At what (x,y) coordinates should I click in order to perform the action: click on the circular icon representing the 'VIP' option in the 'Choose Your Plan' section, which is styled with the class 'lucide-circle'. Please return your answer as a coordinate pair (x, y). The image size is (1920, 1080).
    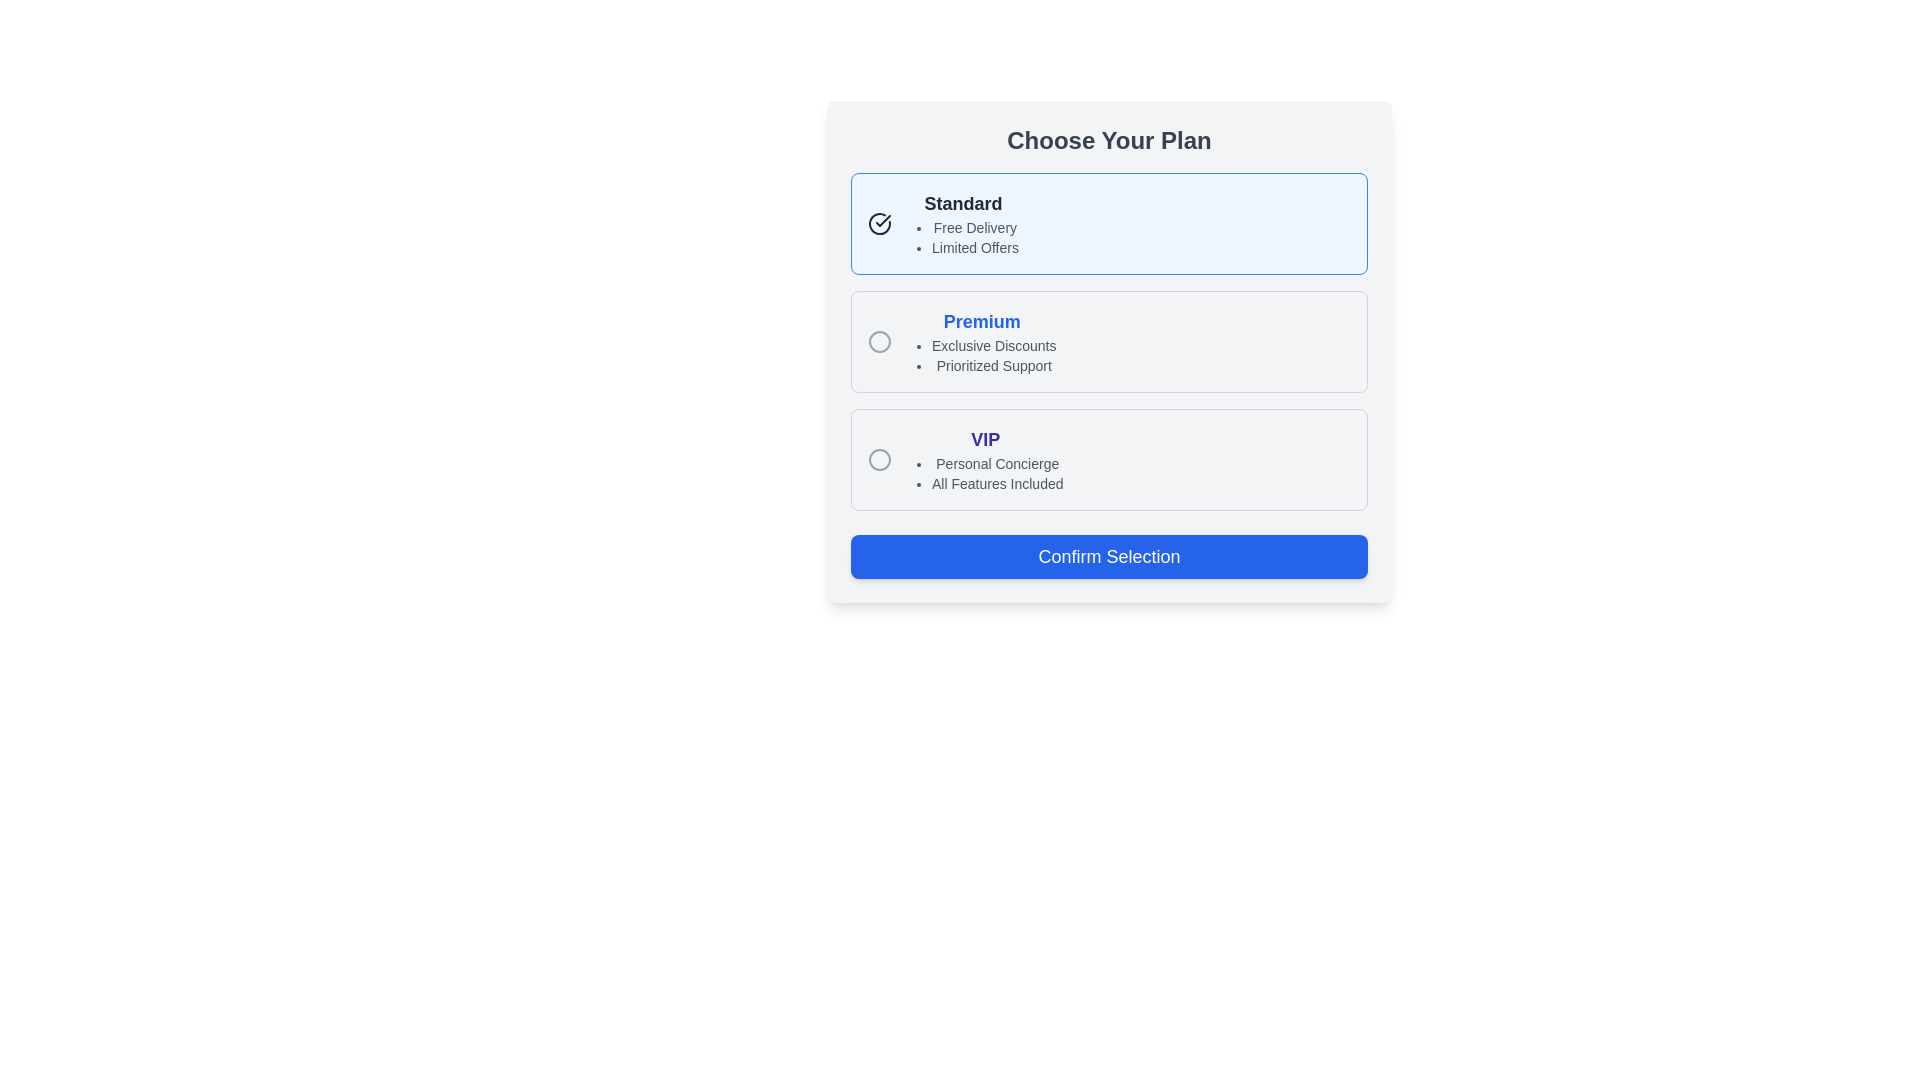
    Looking at the image, I should click on (879, 459).